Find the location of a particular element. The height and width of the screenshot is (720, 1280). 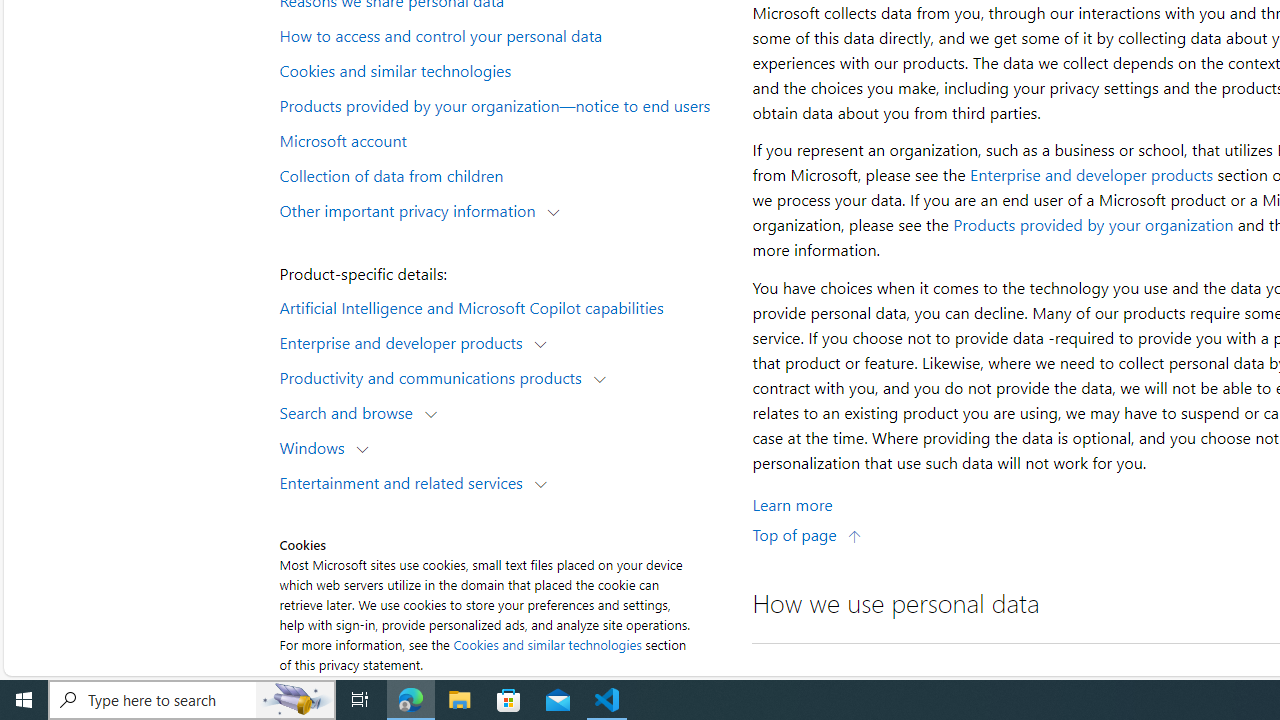

'Productivity and communications products' is located at coordinates (434, 376).